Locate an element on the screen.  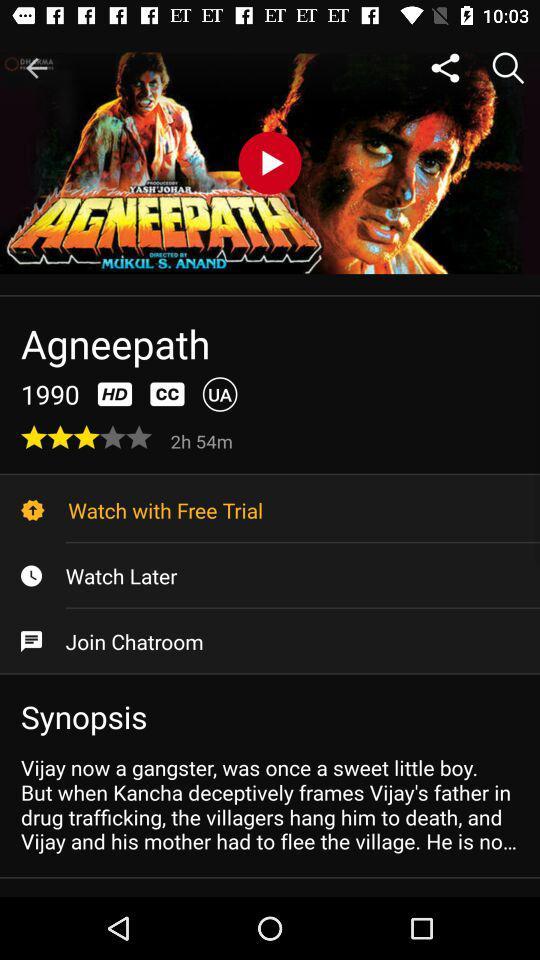
the watch with free is located at coordinates (270, 509).